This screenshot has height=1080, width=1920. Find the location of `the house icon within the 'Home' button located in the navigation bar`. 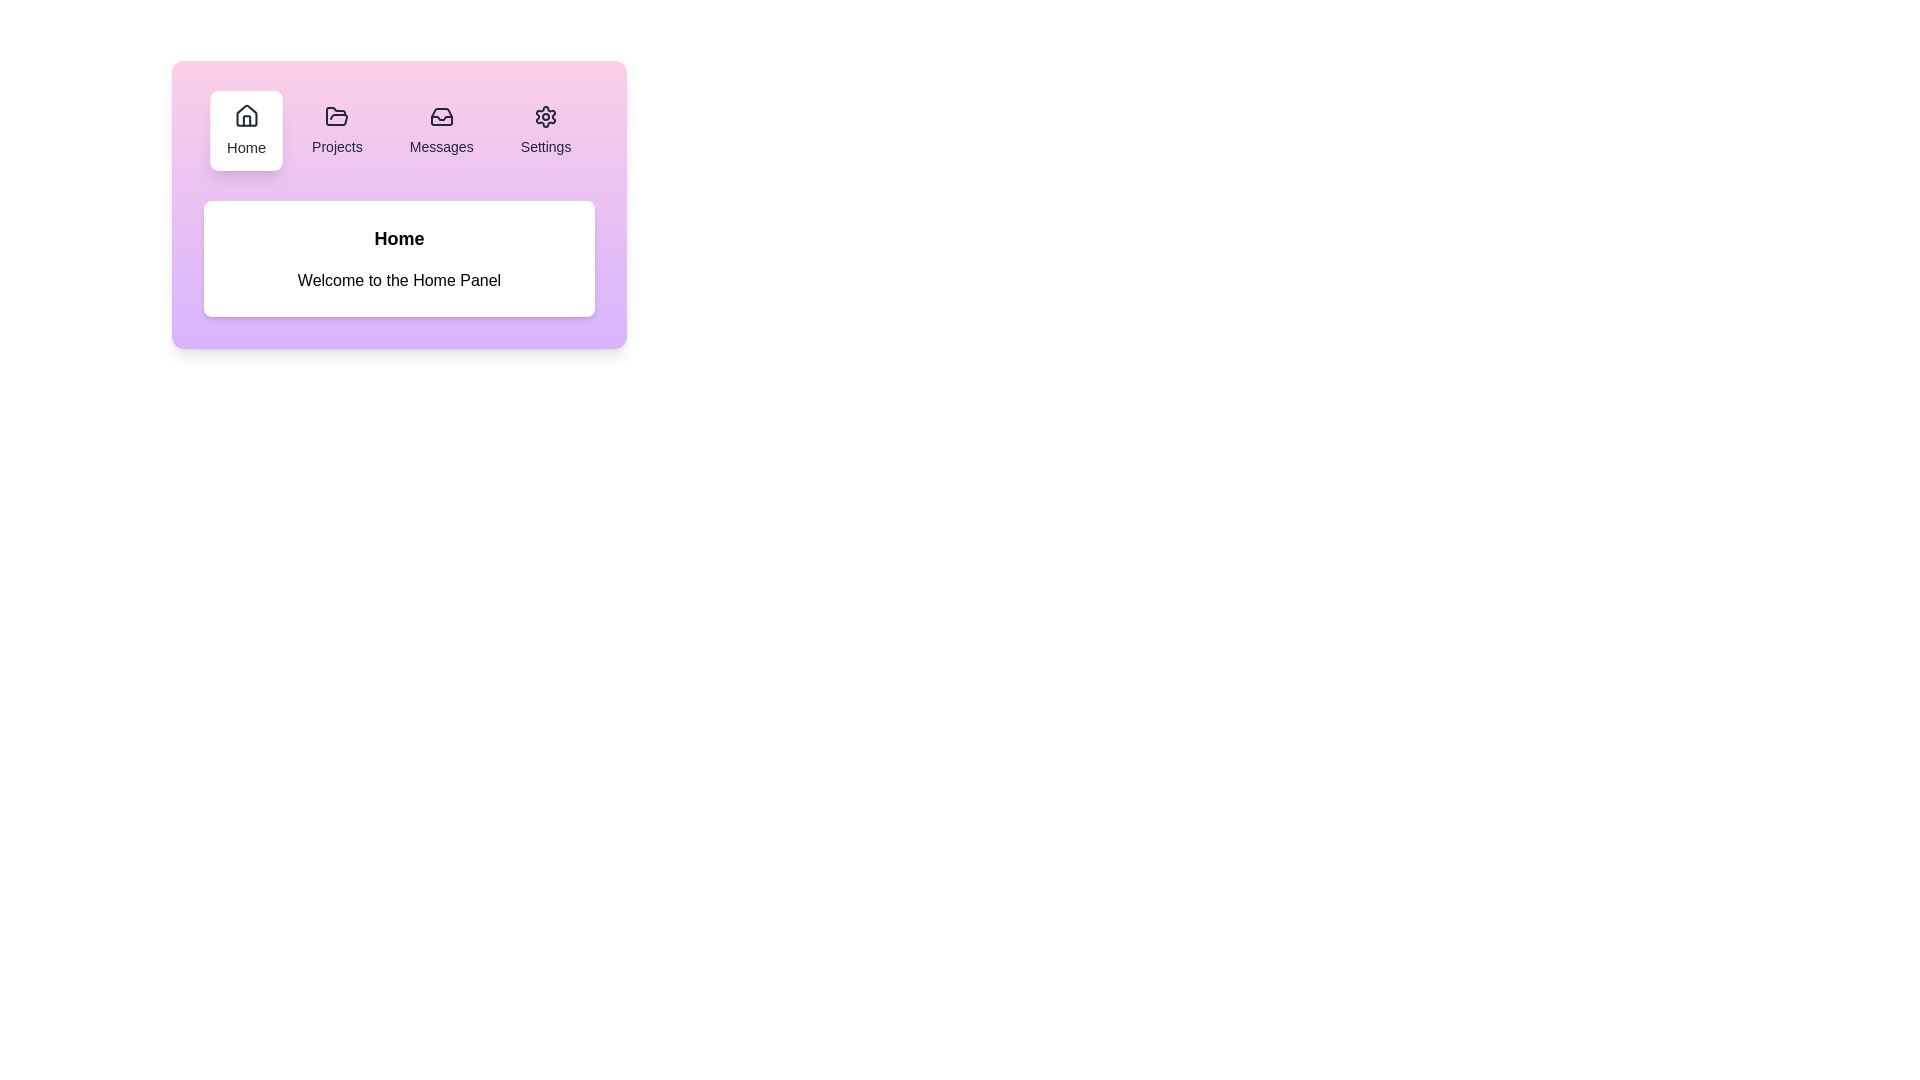

the house icon within the 'Home' button located in the navigation bar is located at coordinates (244, 120).